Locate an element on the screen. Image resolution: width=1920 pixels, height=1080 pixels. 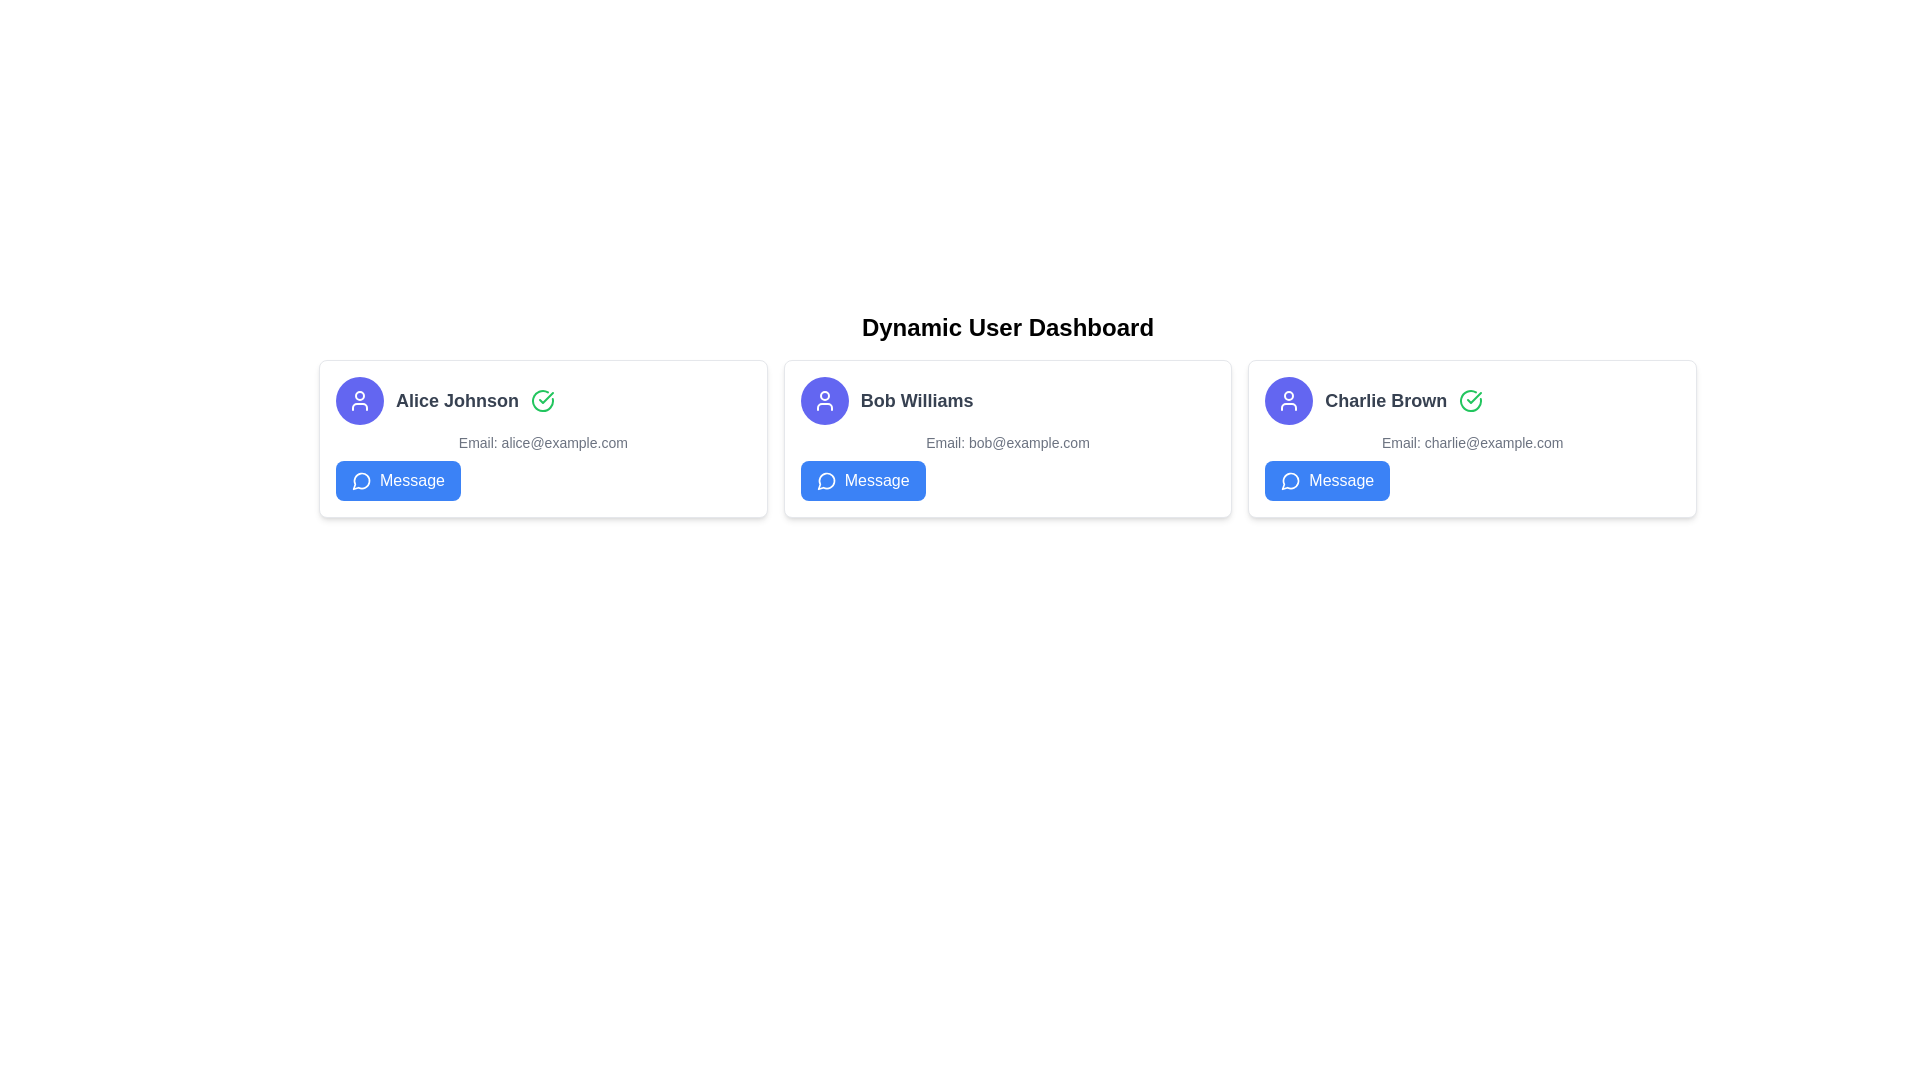
the circular speech bubble icon located on the left side of the 'Message' button associated with 'Bob Williams' on the dashboard is located at coordinates (826, 481).